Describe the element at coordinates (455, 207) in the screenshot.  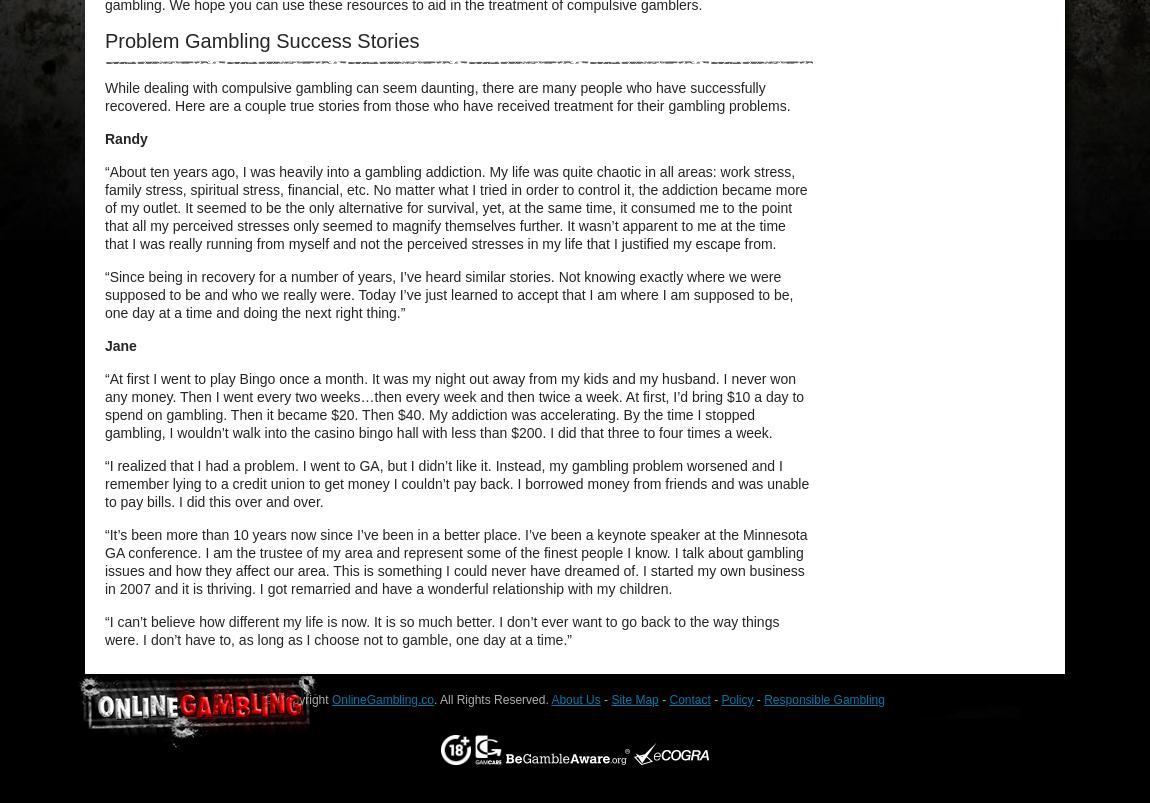
I see `'“About ten years ago, I was heavily into a gambling addiction. My life was quite chaotic in all areas: work stress, family stress, spiritual stress, financial, etc. No matter what I tried in order to control it, the addiction became more of my outlet. It seemed to be the only alternative for survival, yet, at the same time, it consumed me to the point that all my perceived stresses only seemed to magnify themselves further. It wasn’t apparent to me at the time that I was really running from myself and not the perceived stresses in my life that I justified my escape from.'` at that location.